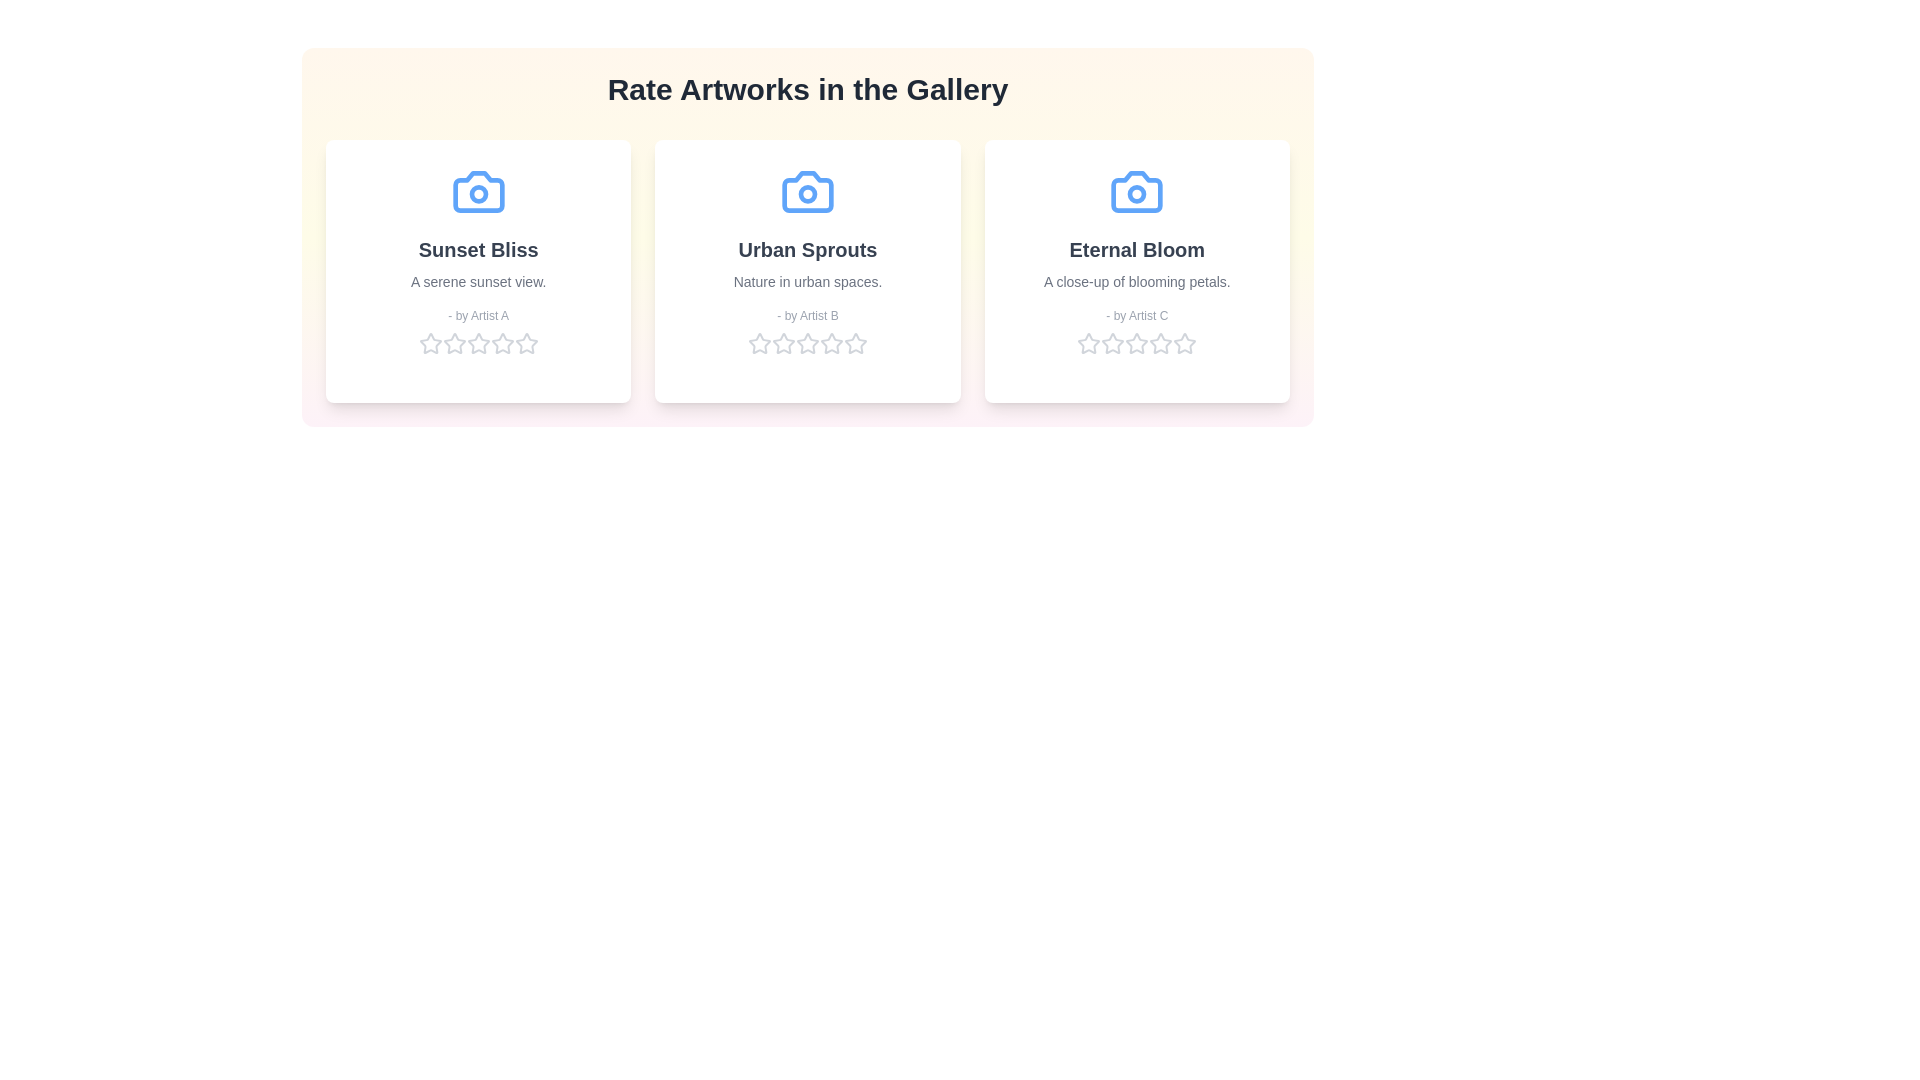  What do you see at coordinates (526, 342) in the screenshot?
I see `the star corresponding to 5 for the artwork 'Sunset Bliss' to set its rating` at bounding box center [526, 342].